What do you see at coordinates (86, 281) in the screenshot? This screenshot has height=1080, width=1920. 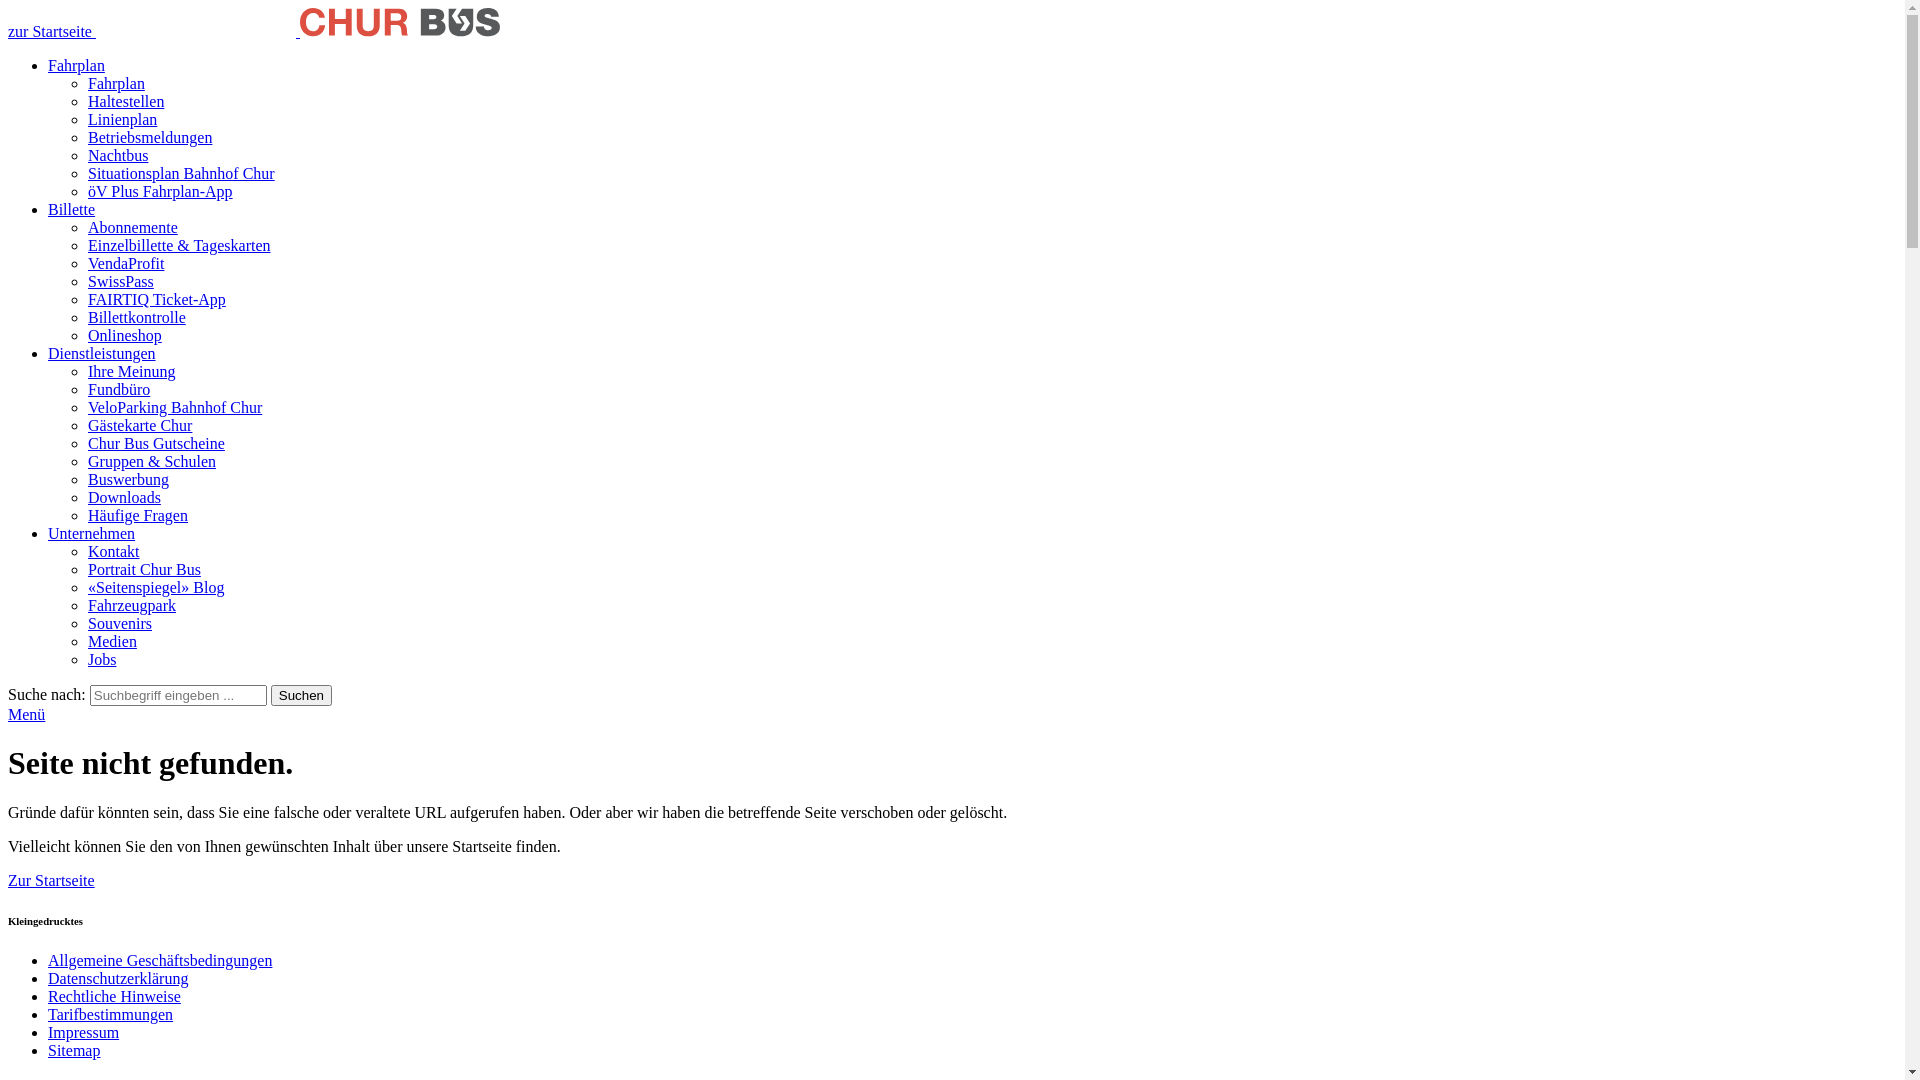 I see `'SwissPass'` at bounding box center [86, 281].